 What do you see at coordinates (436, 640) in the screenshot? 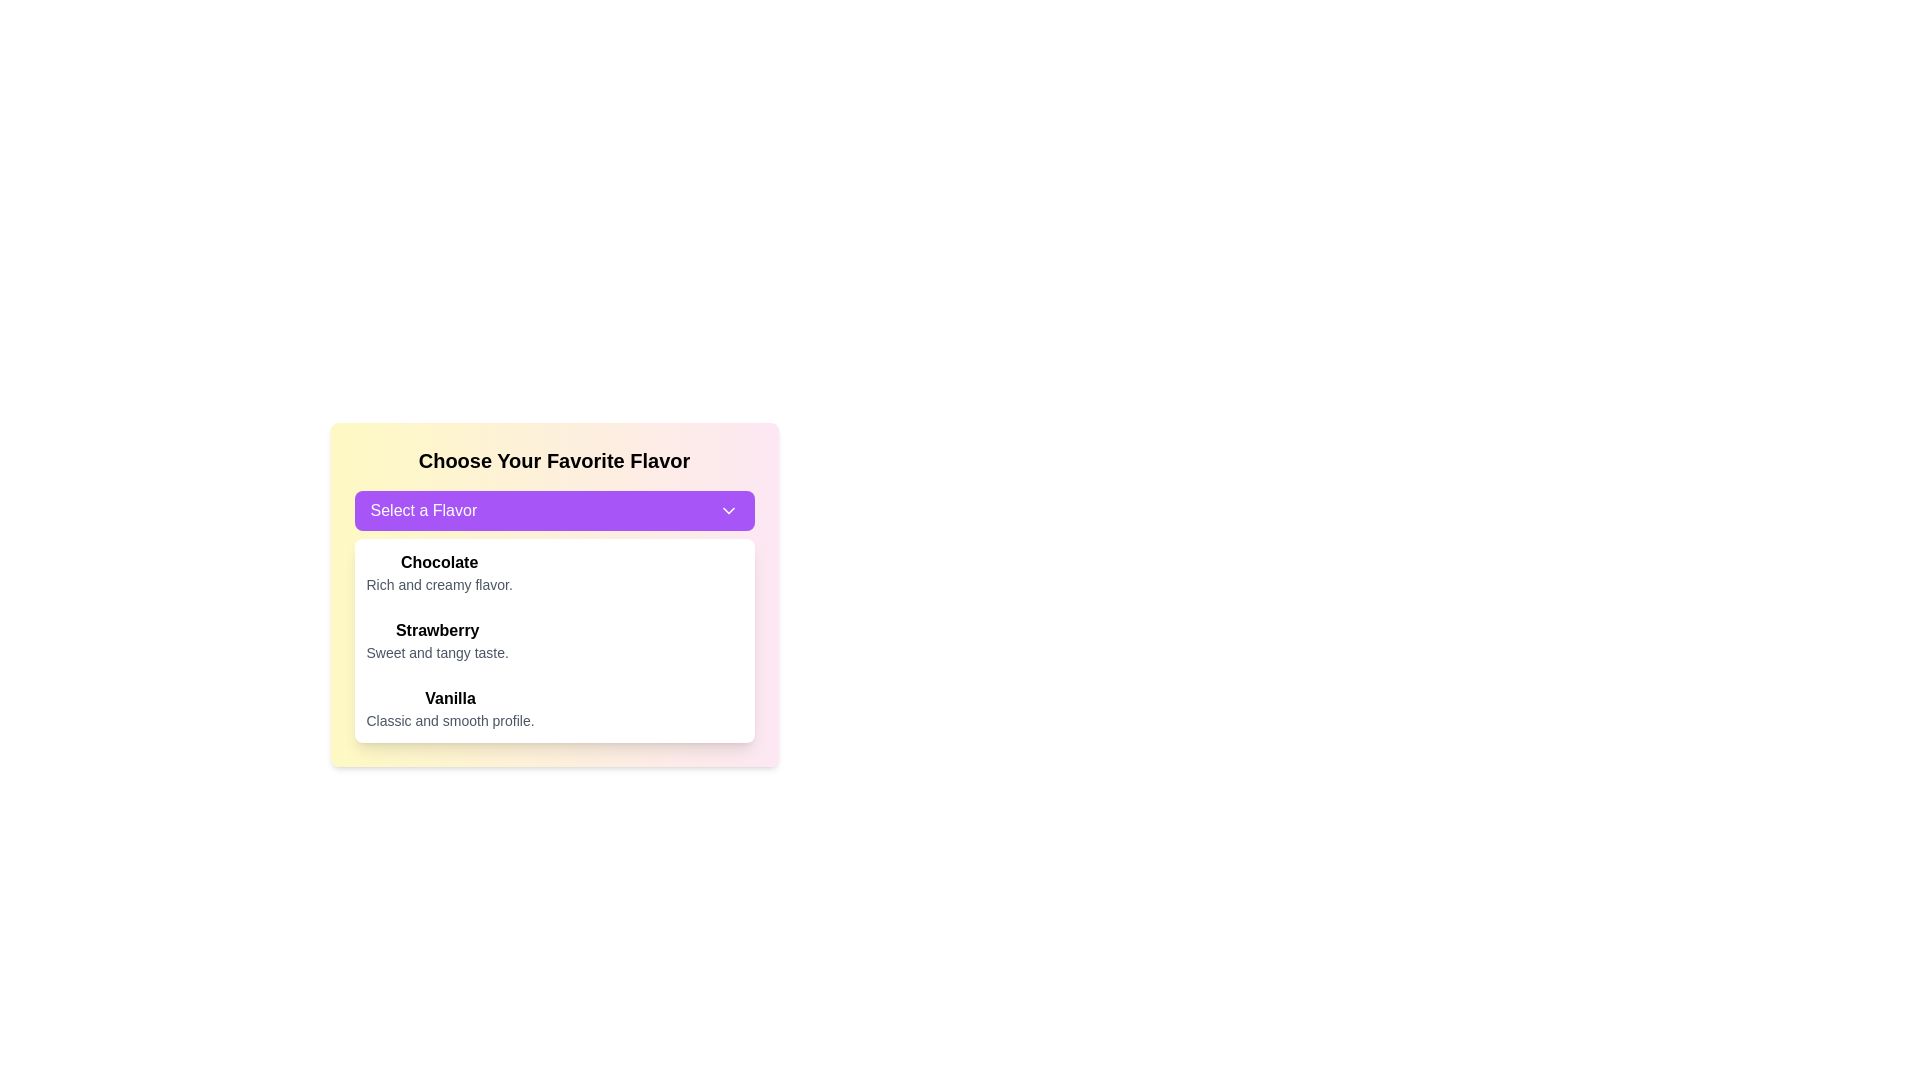
I see `descriptive text of the flavor selection labeled 'Strawberry', which includes the subtitle 'Sweet and tangy taste.'` at bounding box center [436, 640].